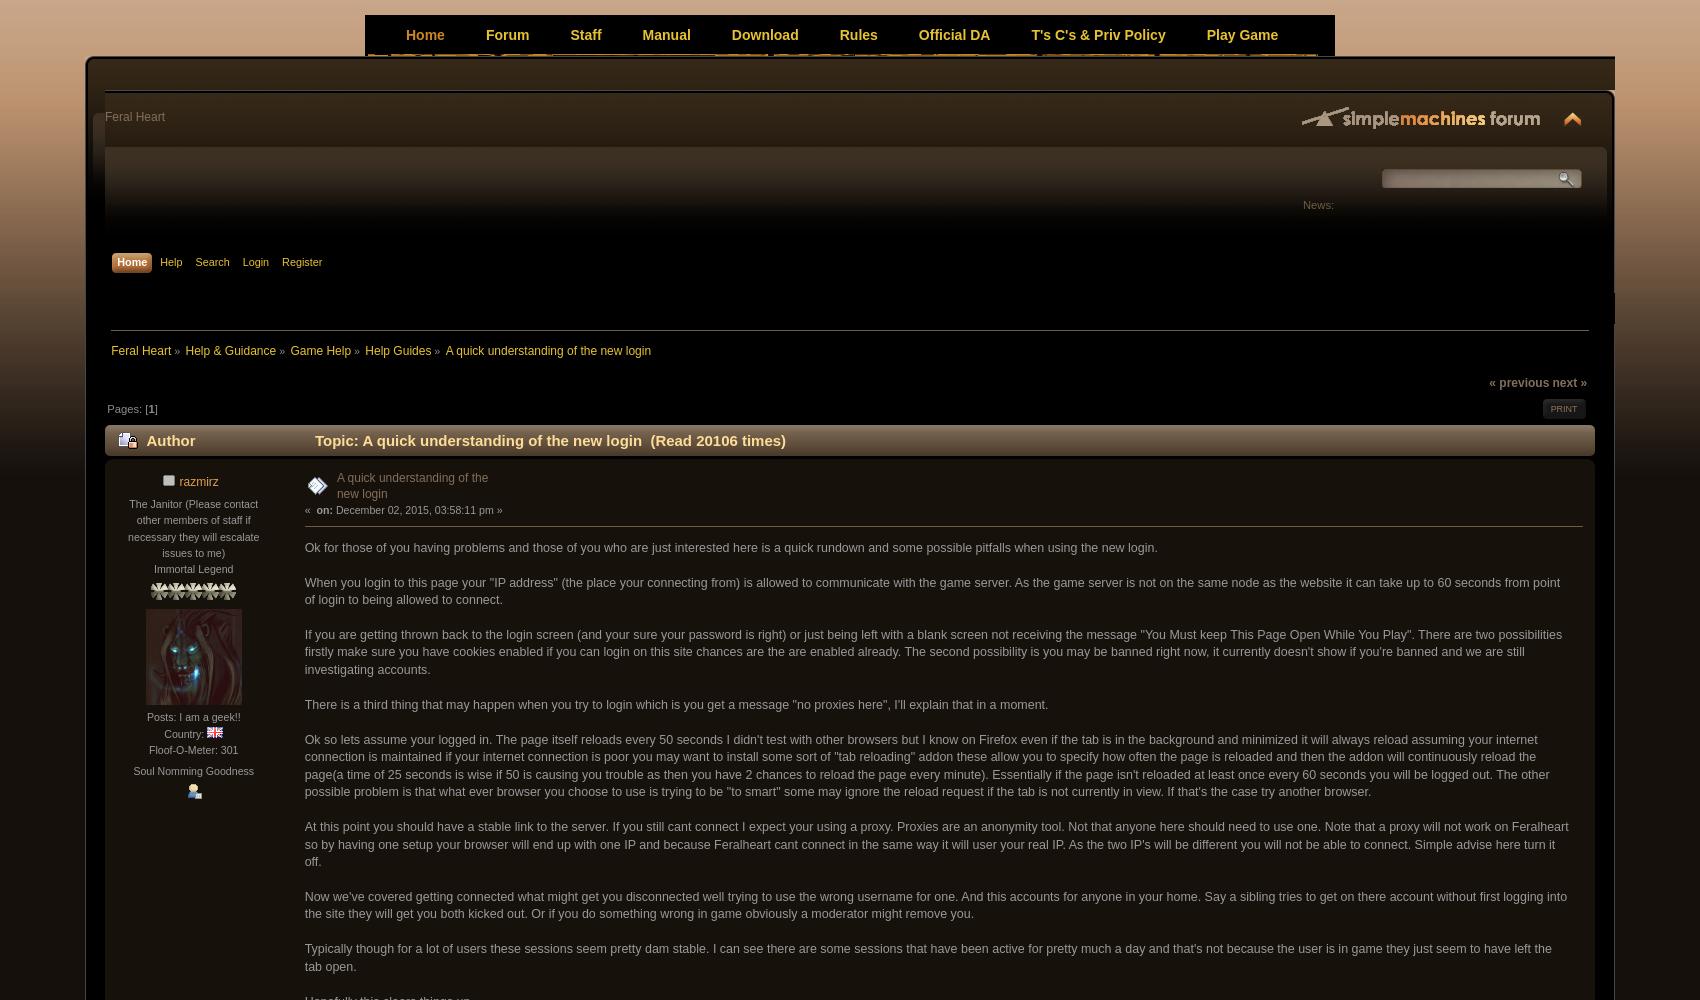  I want to click on 'When you login to this page your "IP address" (the place your connecting from) is allowed to communicate with the game server. As the game server is not on the same node as the website it can take up to 60 seconds from point of login to being allowed to connect.', so click(931, 589).